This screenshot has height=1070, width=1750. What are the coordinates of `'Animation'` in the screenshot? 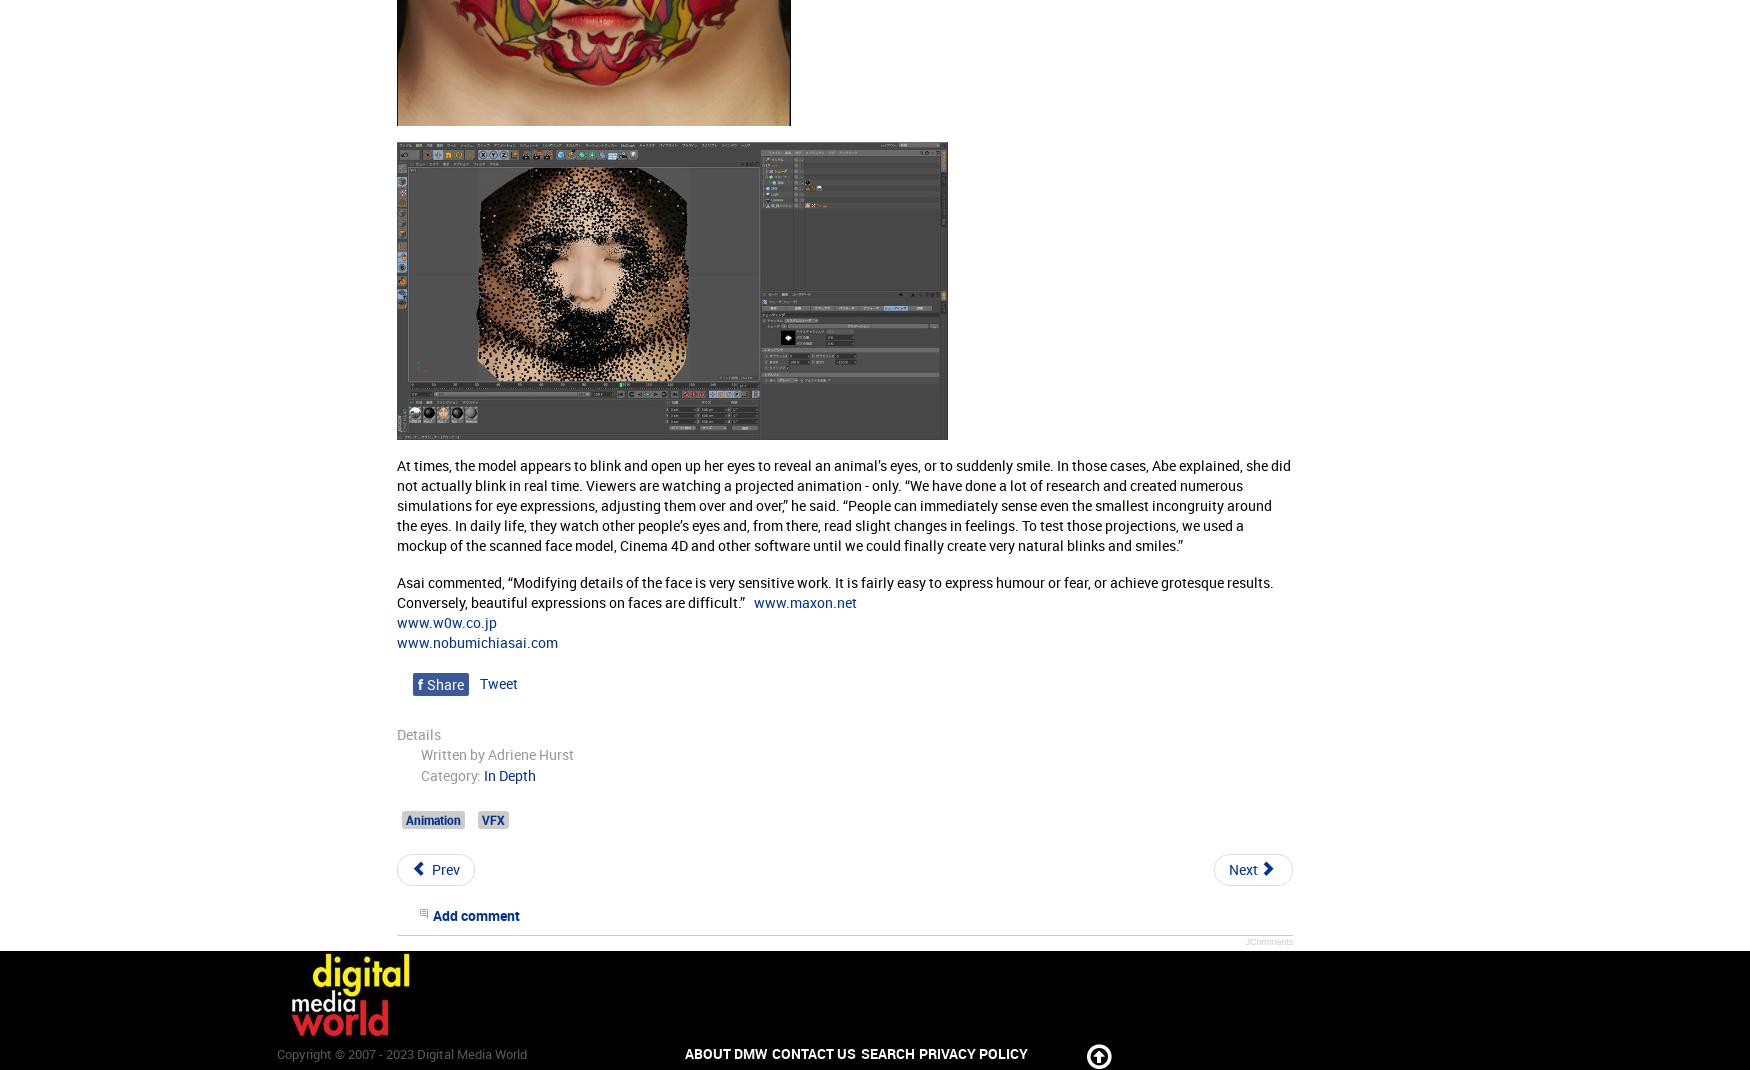 It's located at (431, 818).